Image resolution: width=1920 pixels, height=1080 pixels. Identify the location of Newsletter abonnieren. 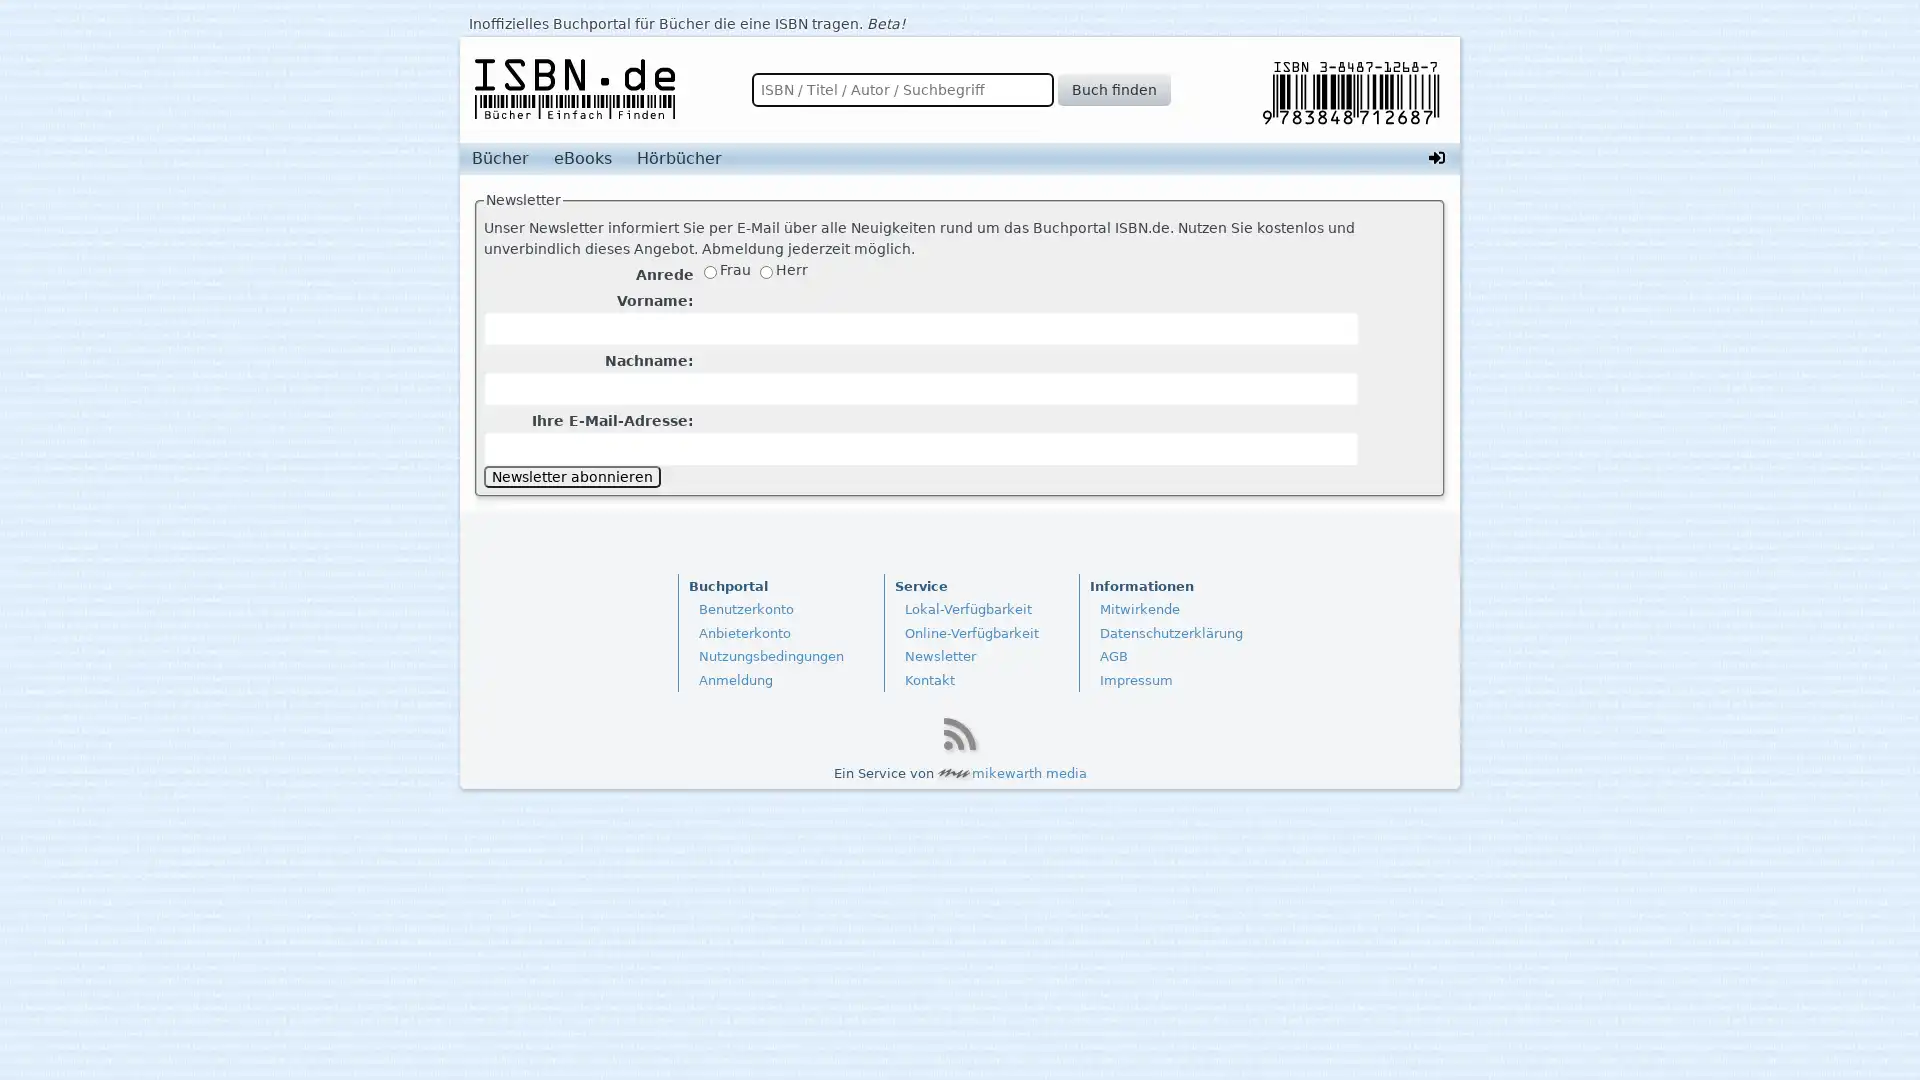
(571, 477).